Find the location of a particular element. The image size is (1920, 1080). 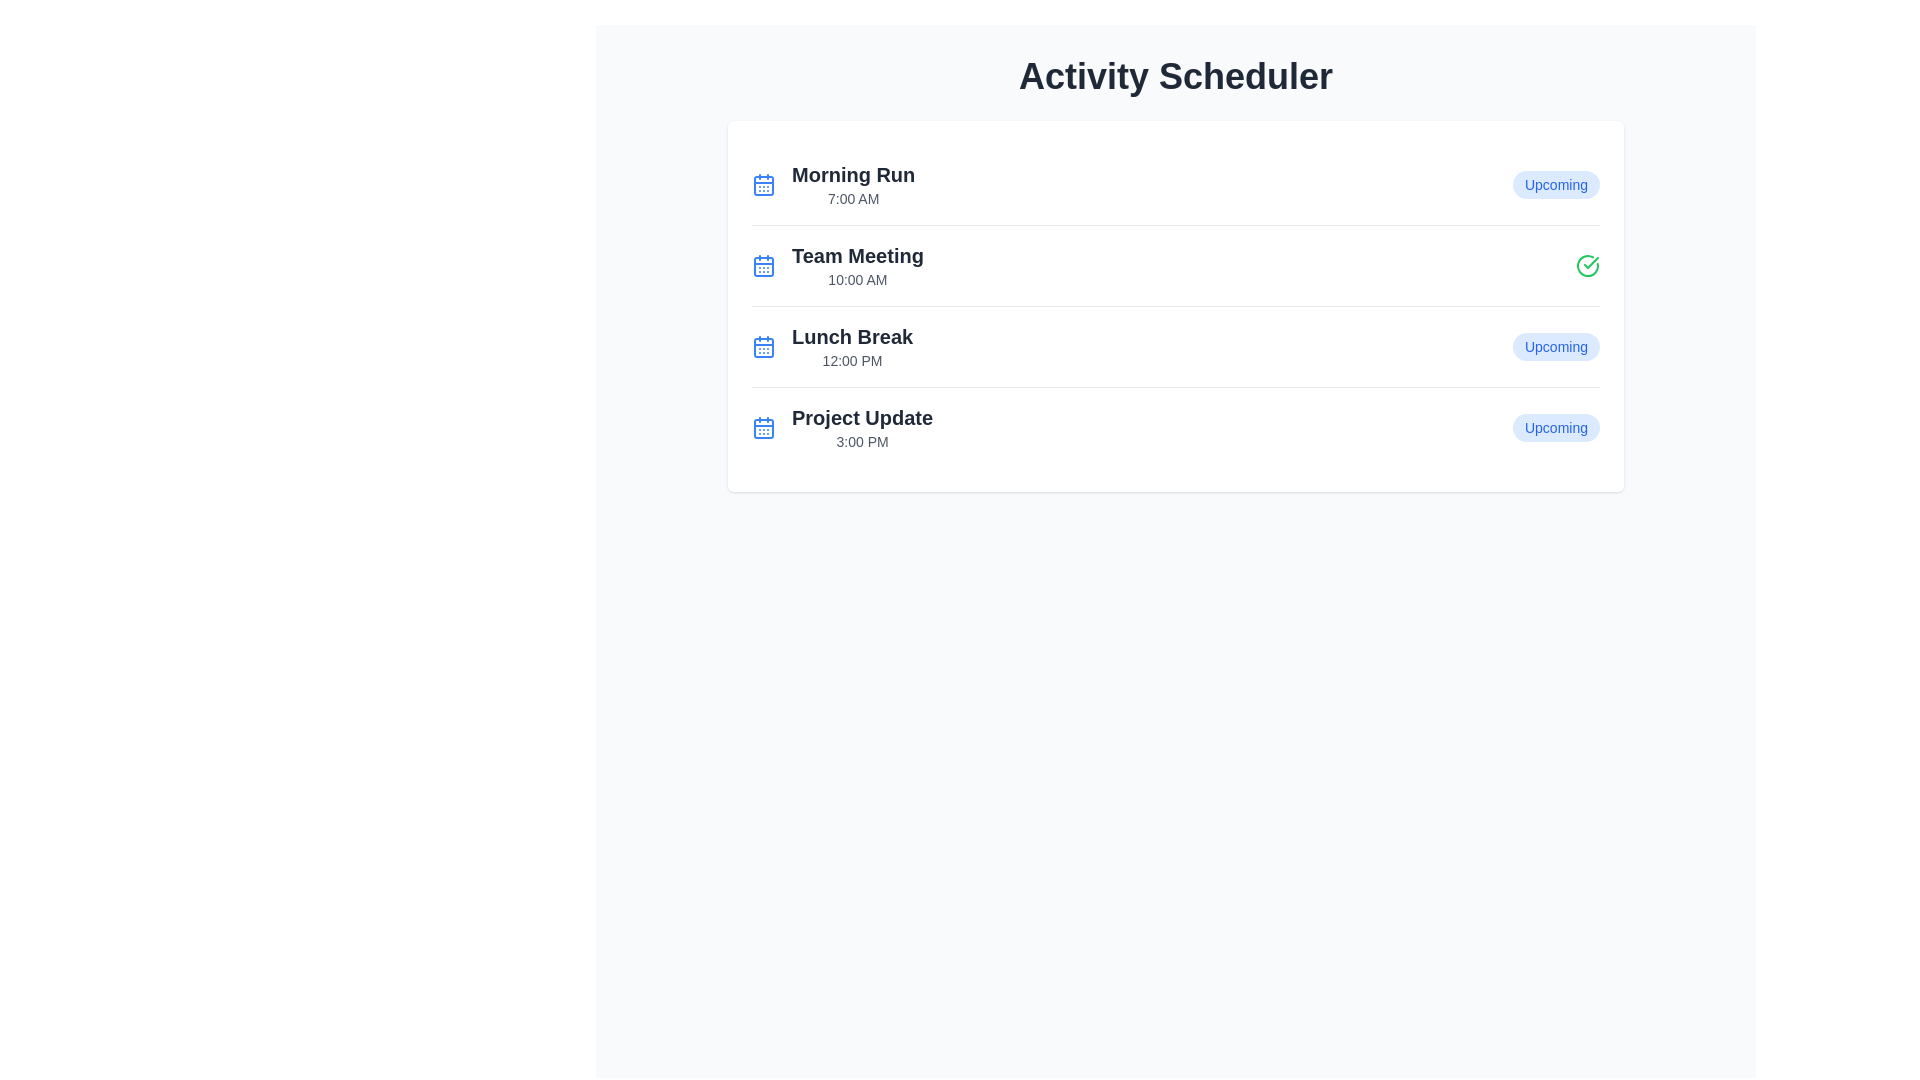

the Calendar Icon located to the left of the 'Team Meeting' text in the activity schedule list is located at coordinates (762, 265).